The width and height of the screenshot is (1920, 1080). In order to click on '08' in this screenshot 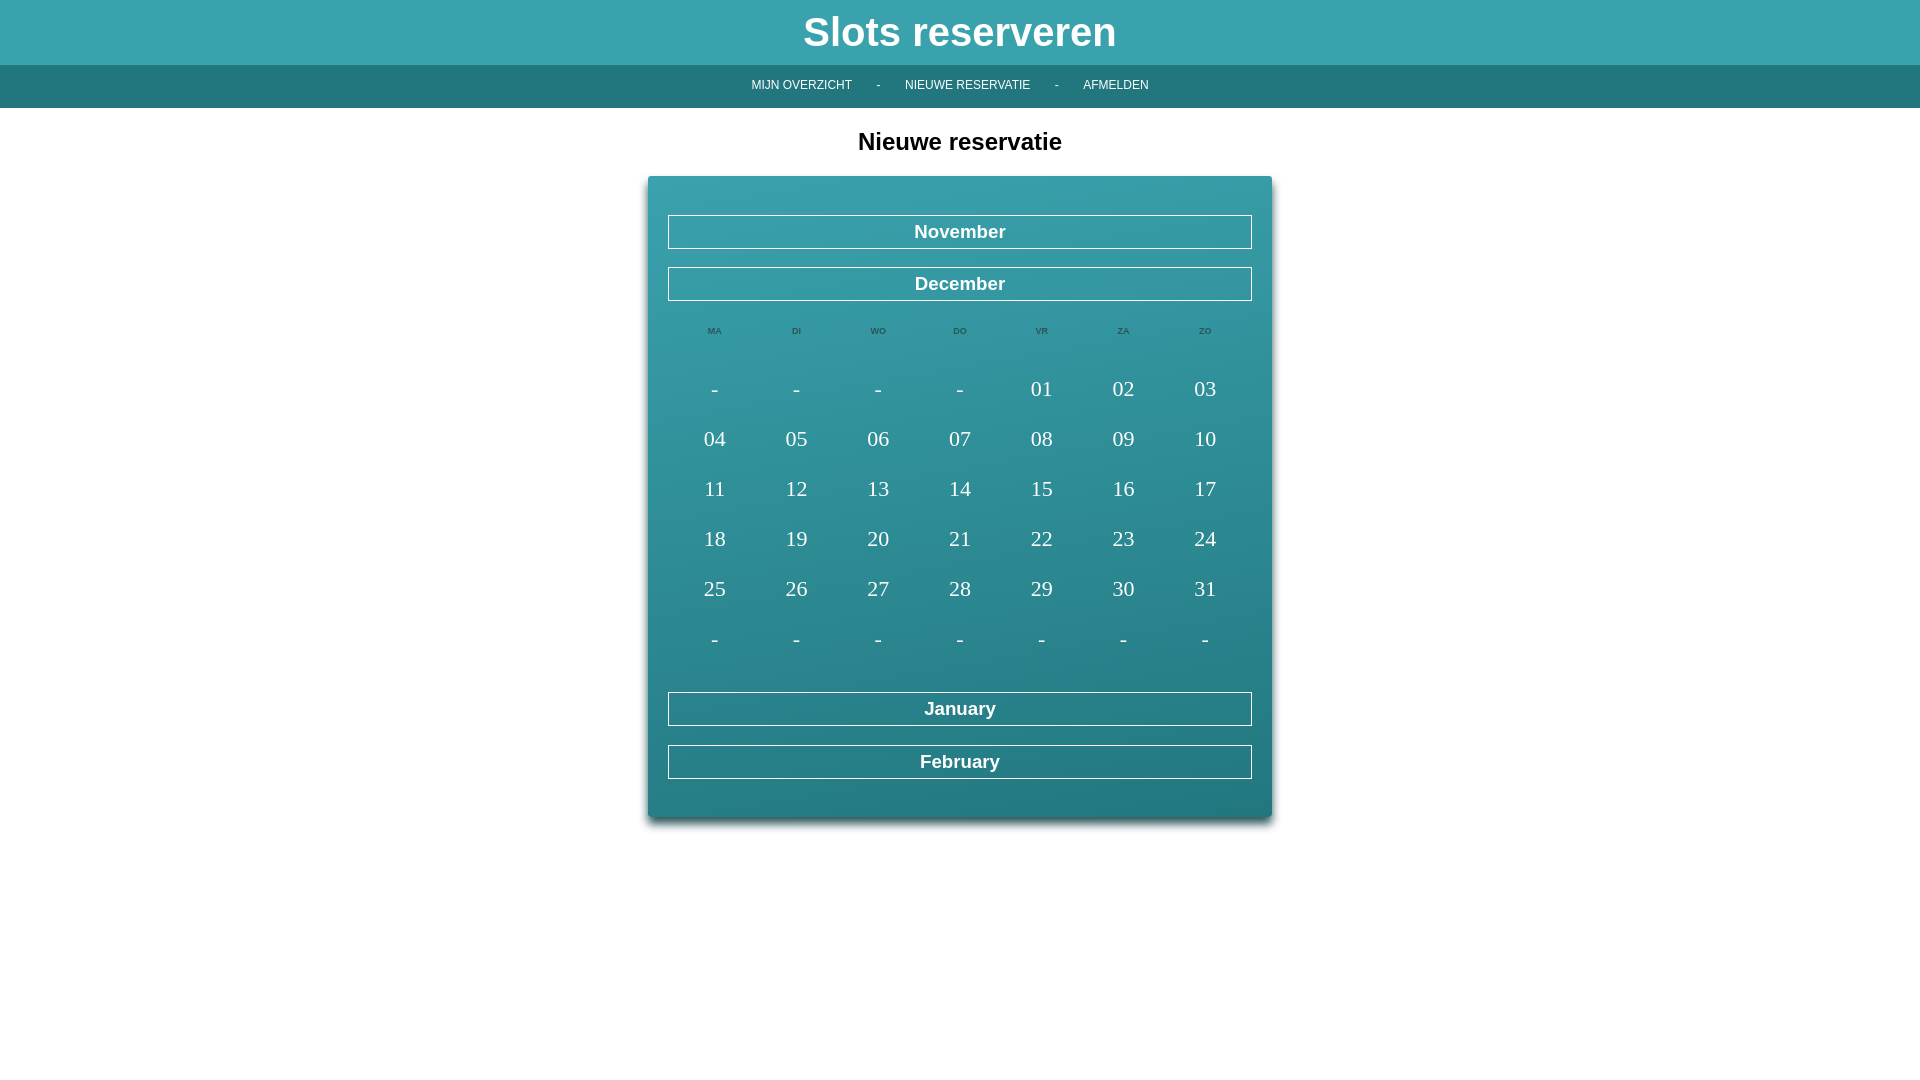, I will do `click(1040, 439)`.